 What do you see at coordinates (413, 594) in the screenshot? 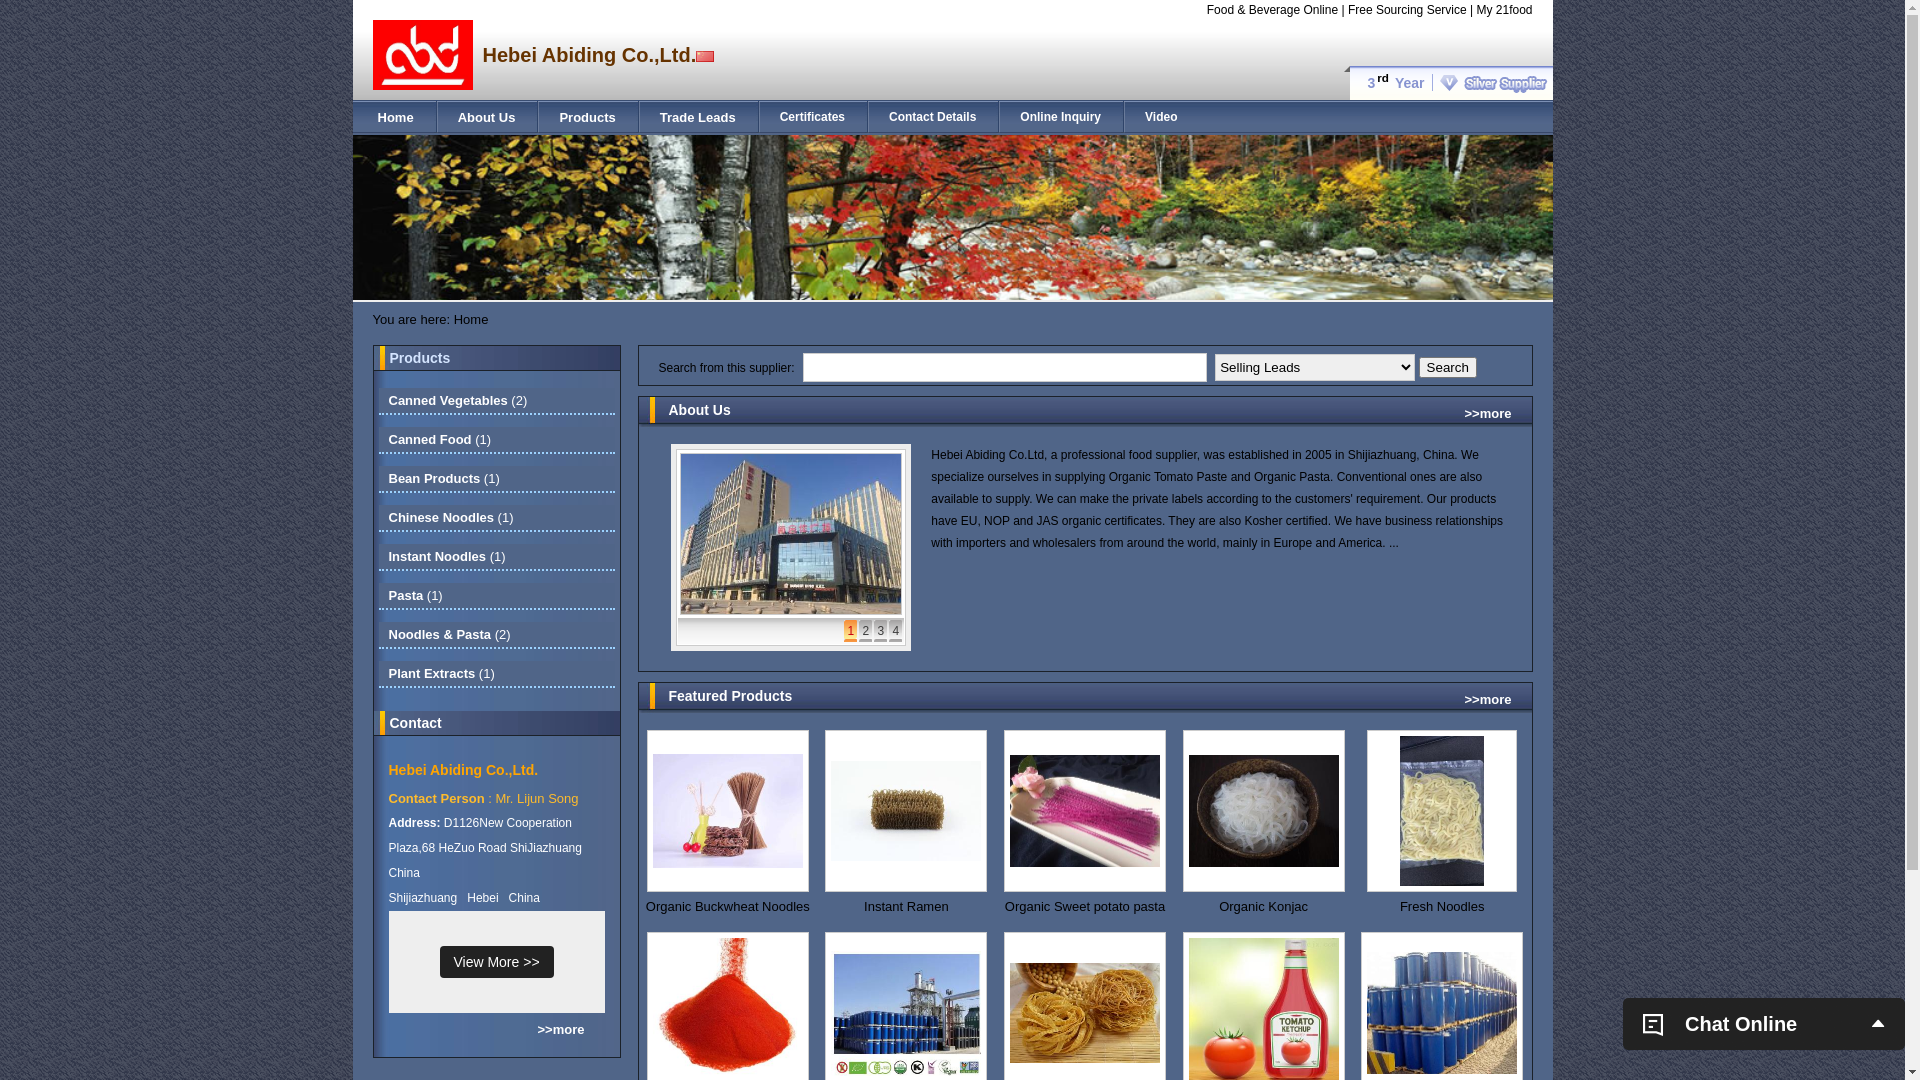
I see `'Pasta (1)'` at bounding box center [413, 594].